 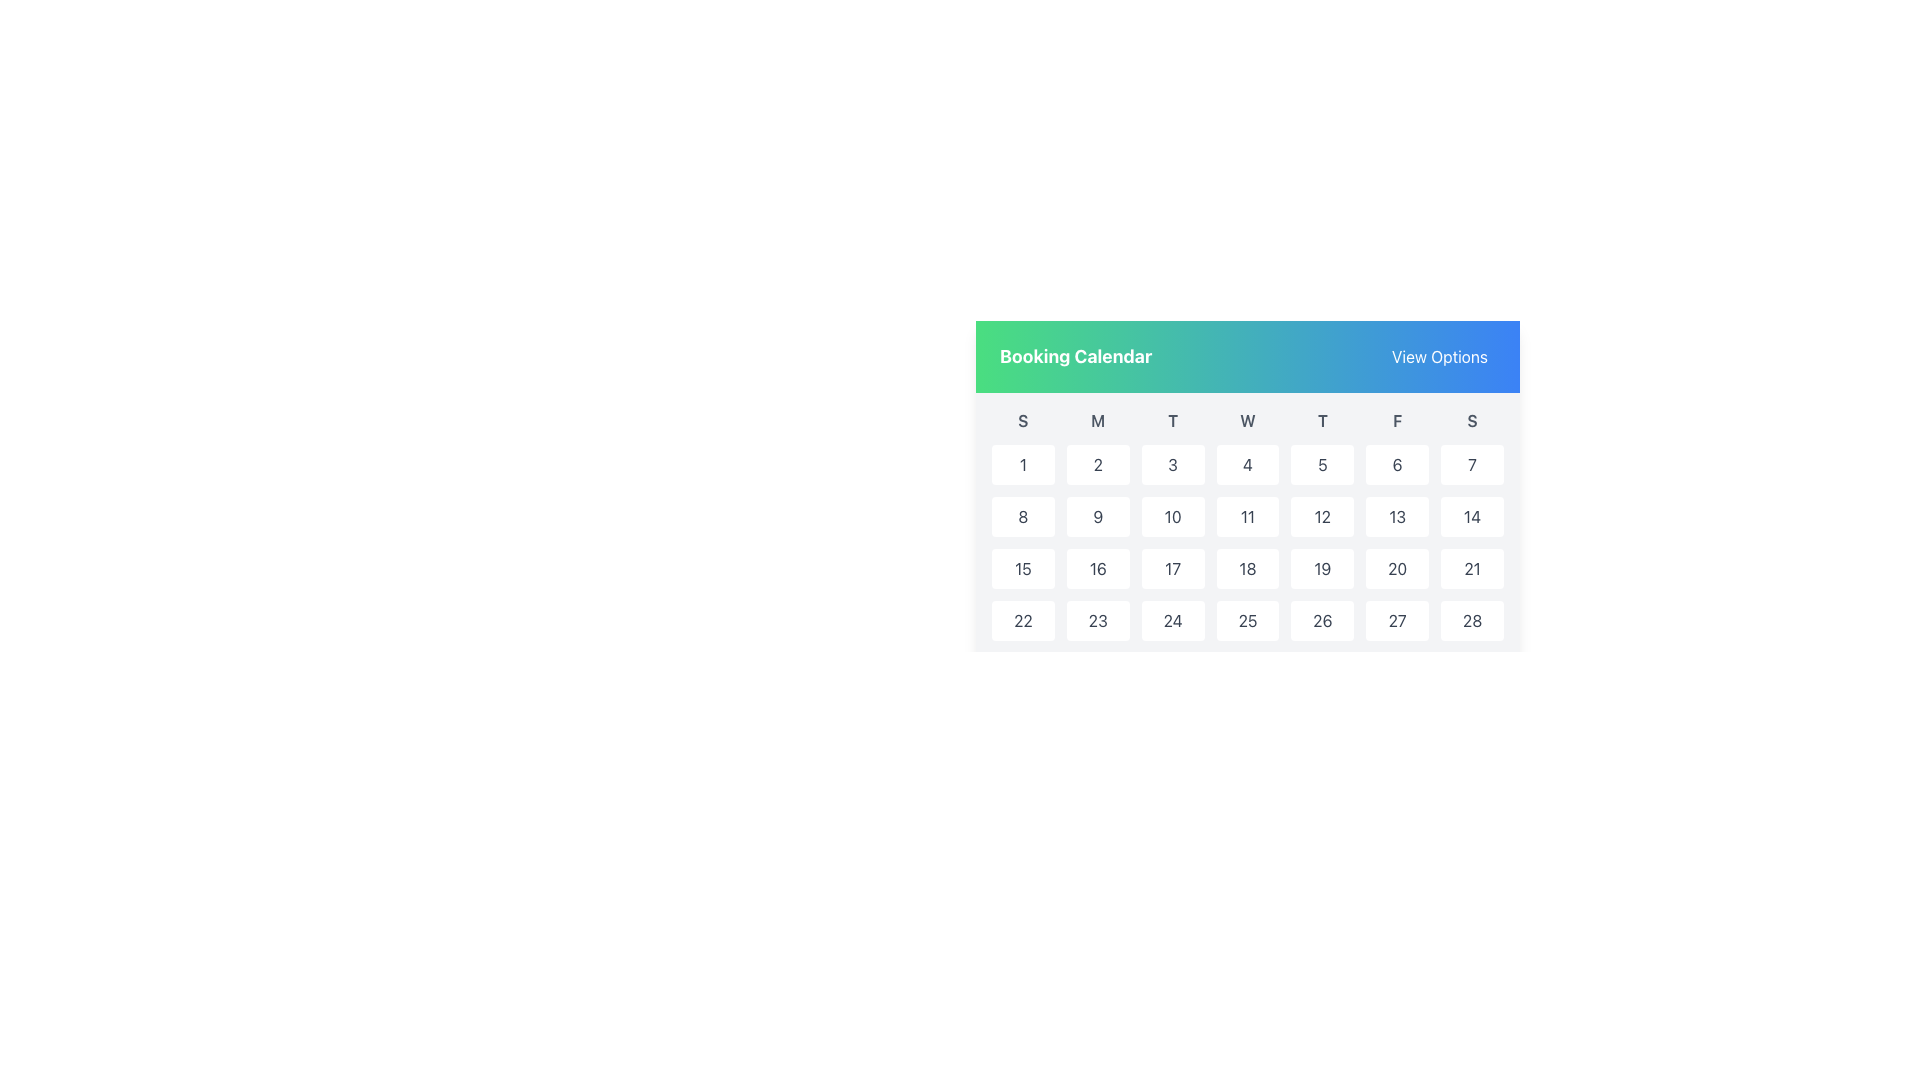 I want to click on the button representing the 9th day in the calendar grid, so click(x=1097, y=515).